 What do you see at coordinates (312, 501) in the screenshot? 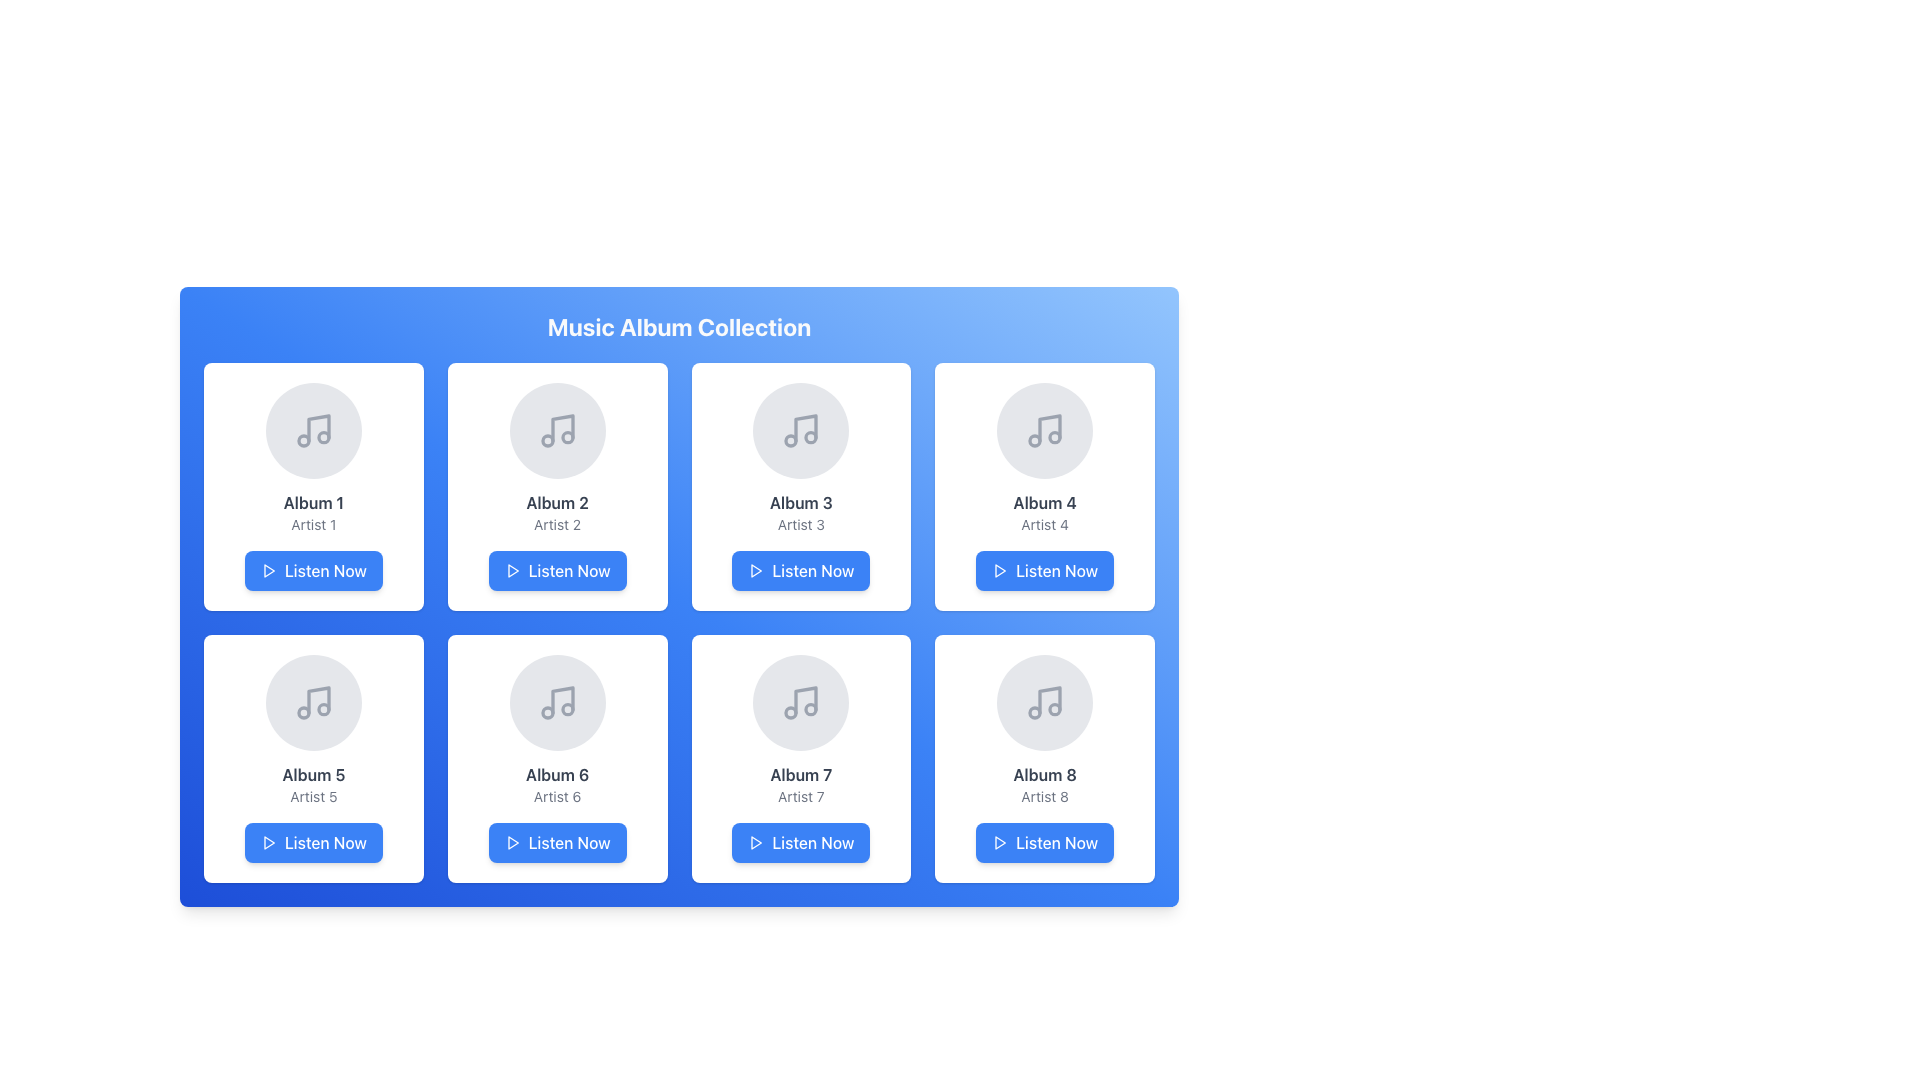
I see `the text label displaying 'Album 1' which is centrally located in the first card of the album collection grid` at bounding box center [312, 501].